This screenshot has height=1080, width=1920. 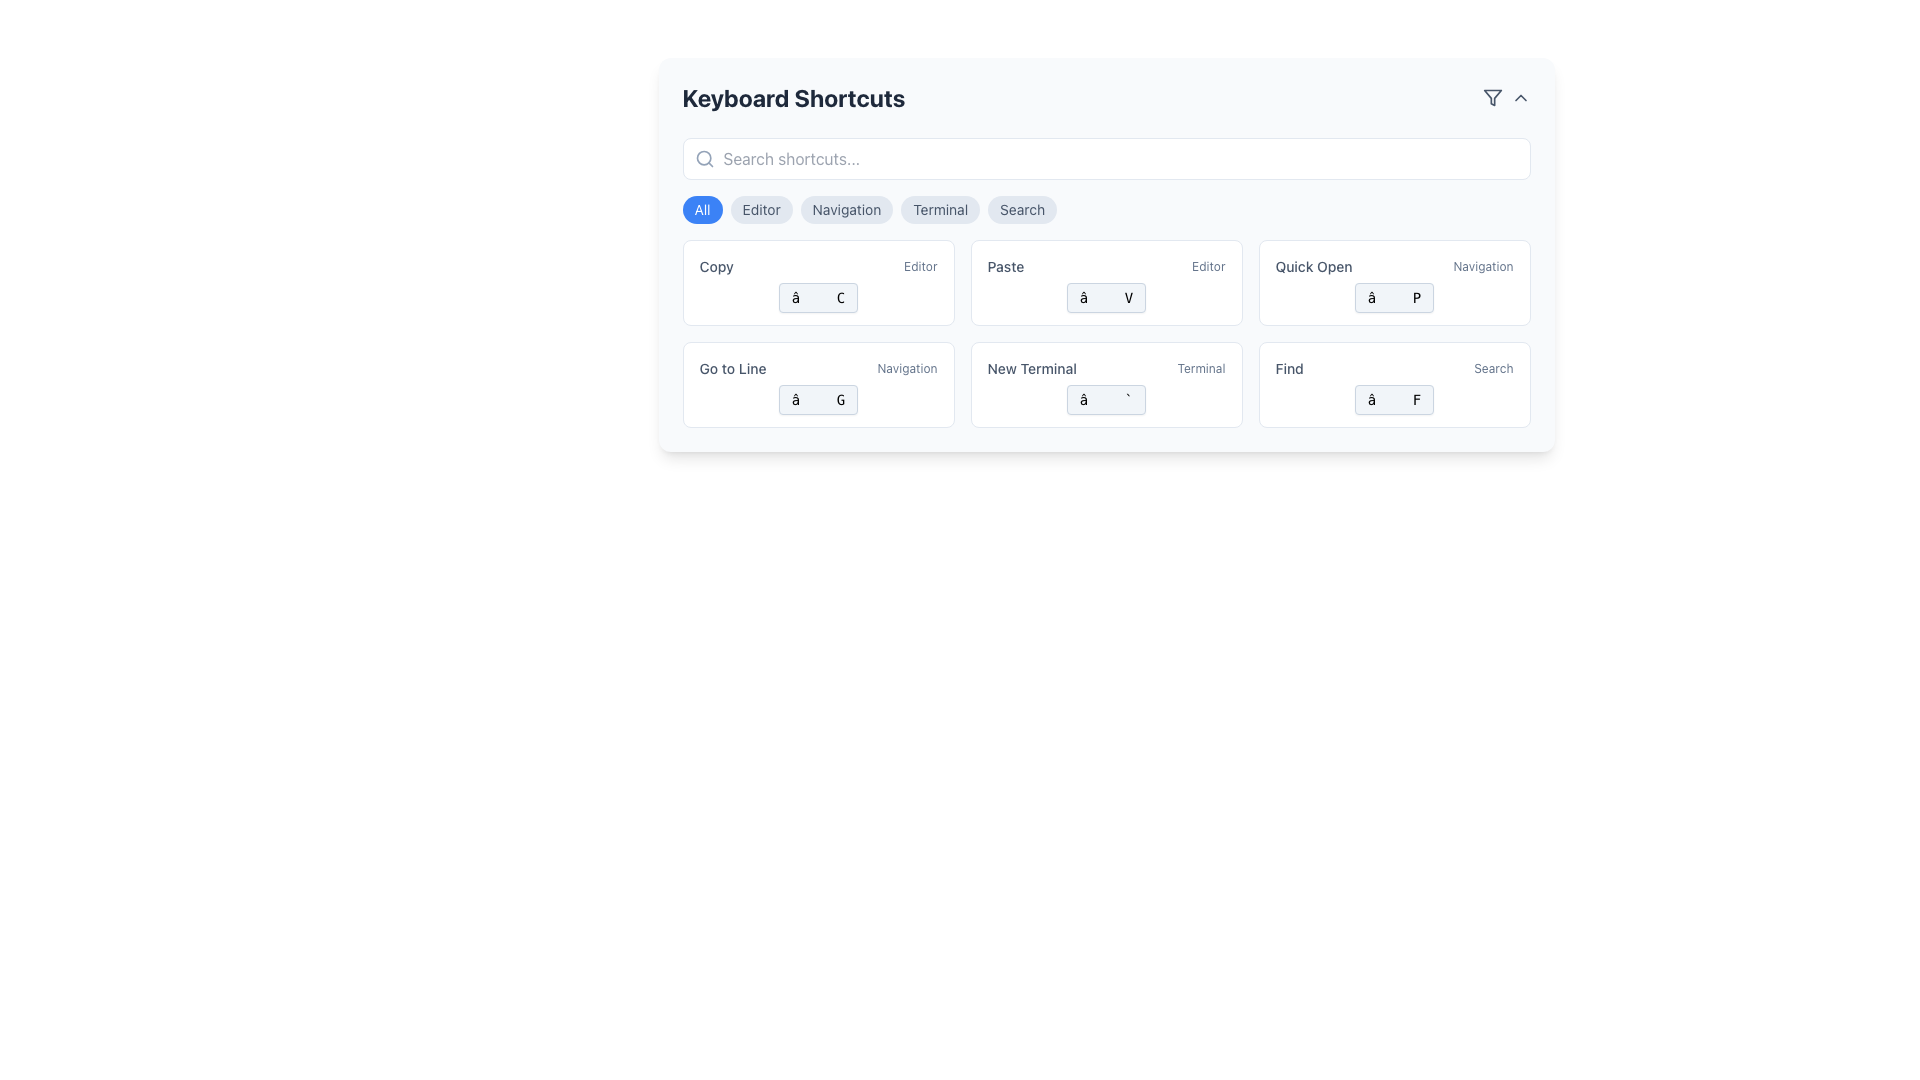 What do you see at coordinates (818, 385) in the screenshot?
I see `the Shortcut card that displays the keyboard shortcut for navigating to a specific line in the application to focus it` at bounding box center [818, 385].